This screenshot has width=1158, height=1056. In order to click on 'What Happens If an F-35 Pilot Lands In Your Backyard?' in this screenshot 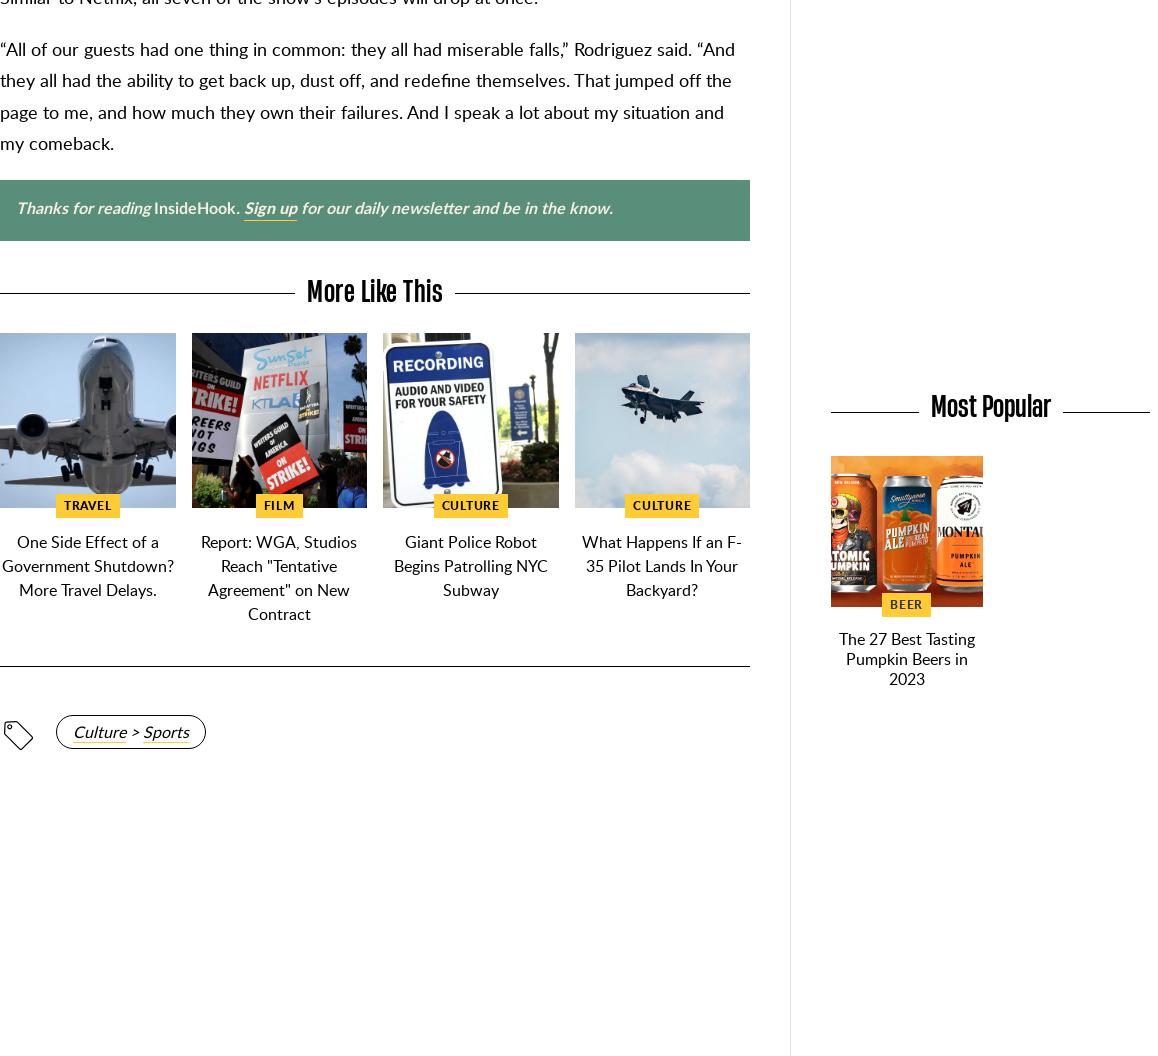, I will do `click(662, 566)`.